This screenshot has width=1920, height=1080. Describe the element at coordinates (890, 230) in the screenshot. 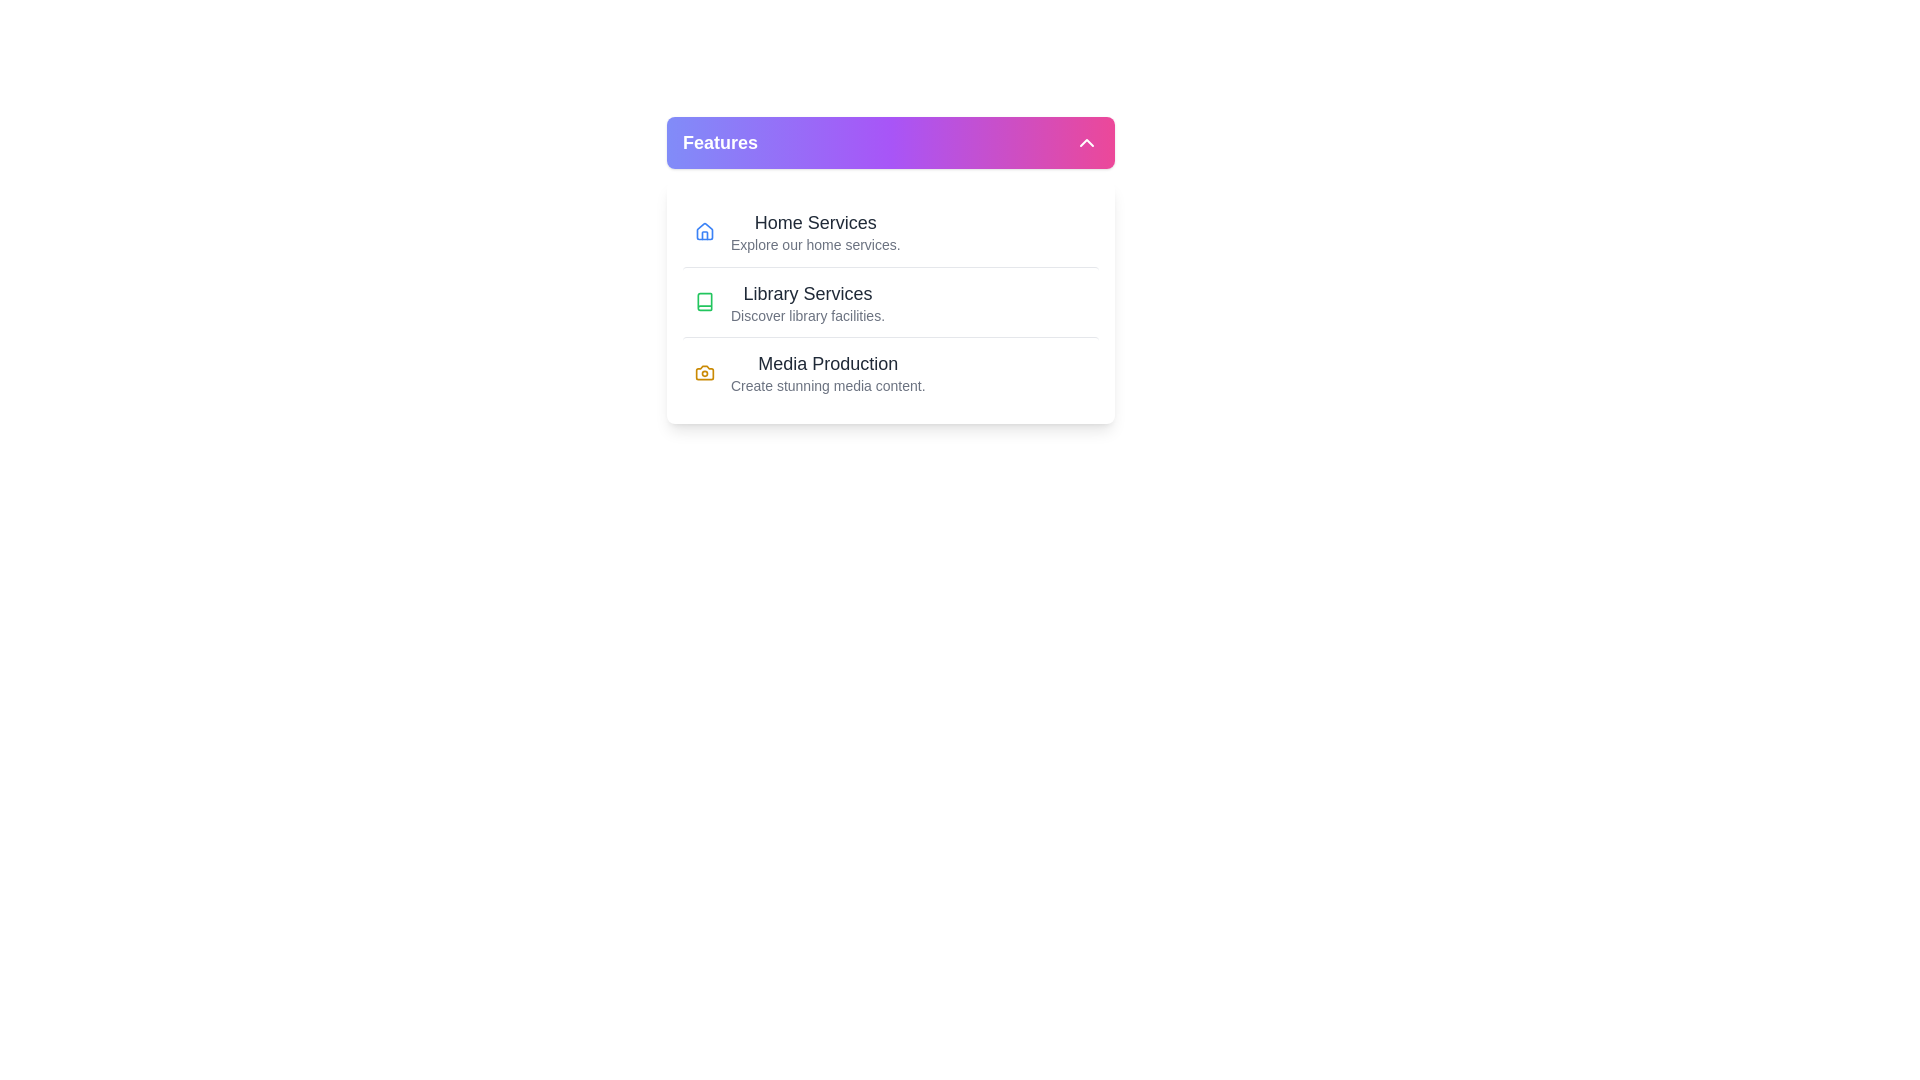

I see `the 'Home Services' clickable menu list item, which features a blue house icon and the title text in bold dark grey, located at the top of the 'Features' section` at that location.